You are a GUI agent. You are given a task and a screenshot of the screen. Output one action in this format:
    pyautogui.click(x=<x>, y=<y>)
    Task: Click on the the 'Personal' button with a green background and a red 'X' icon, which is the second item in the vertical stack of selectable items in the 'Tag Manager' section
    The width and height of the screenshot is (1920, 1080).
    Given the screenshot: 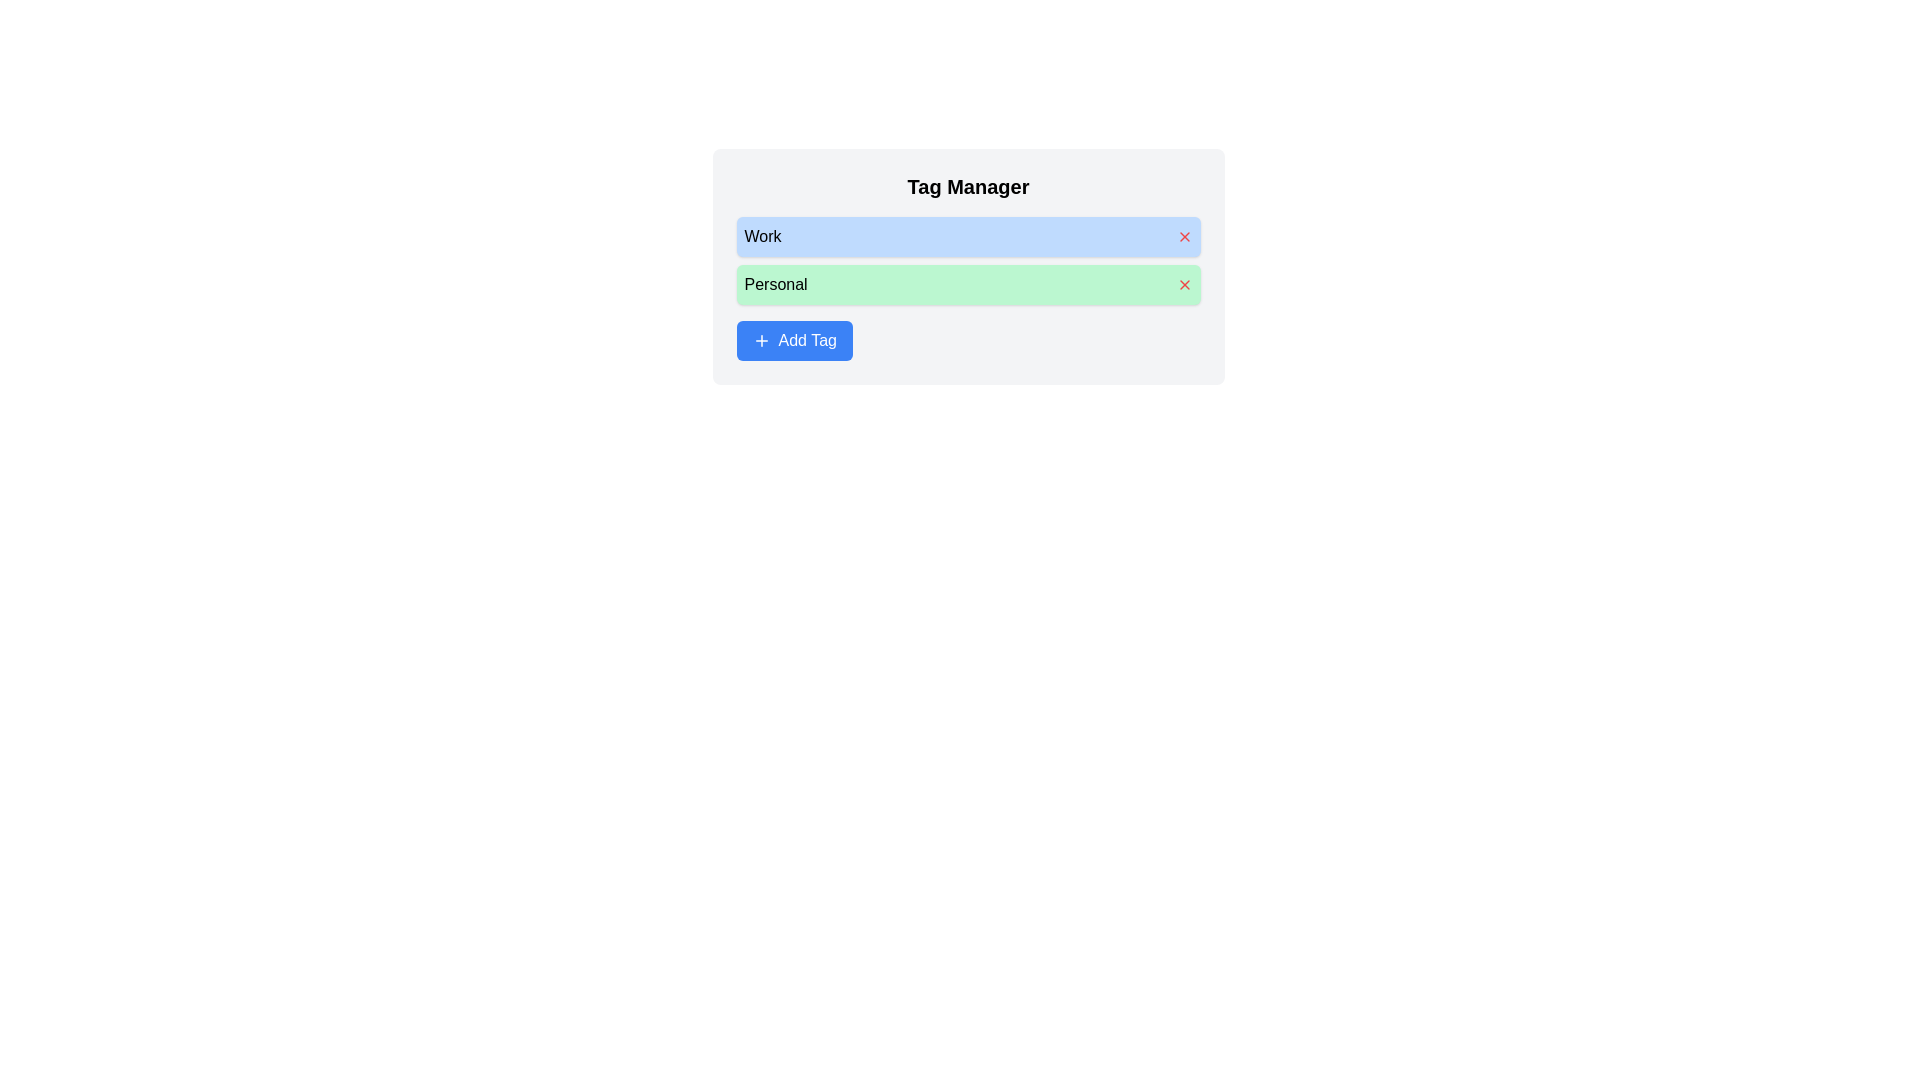 What is the action you would take?
    pyautogui.click(x=968, y=285)
    